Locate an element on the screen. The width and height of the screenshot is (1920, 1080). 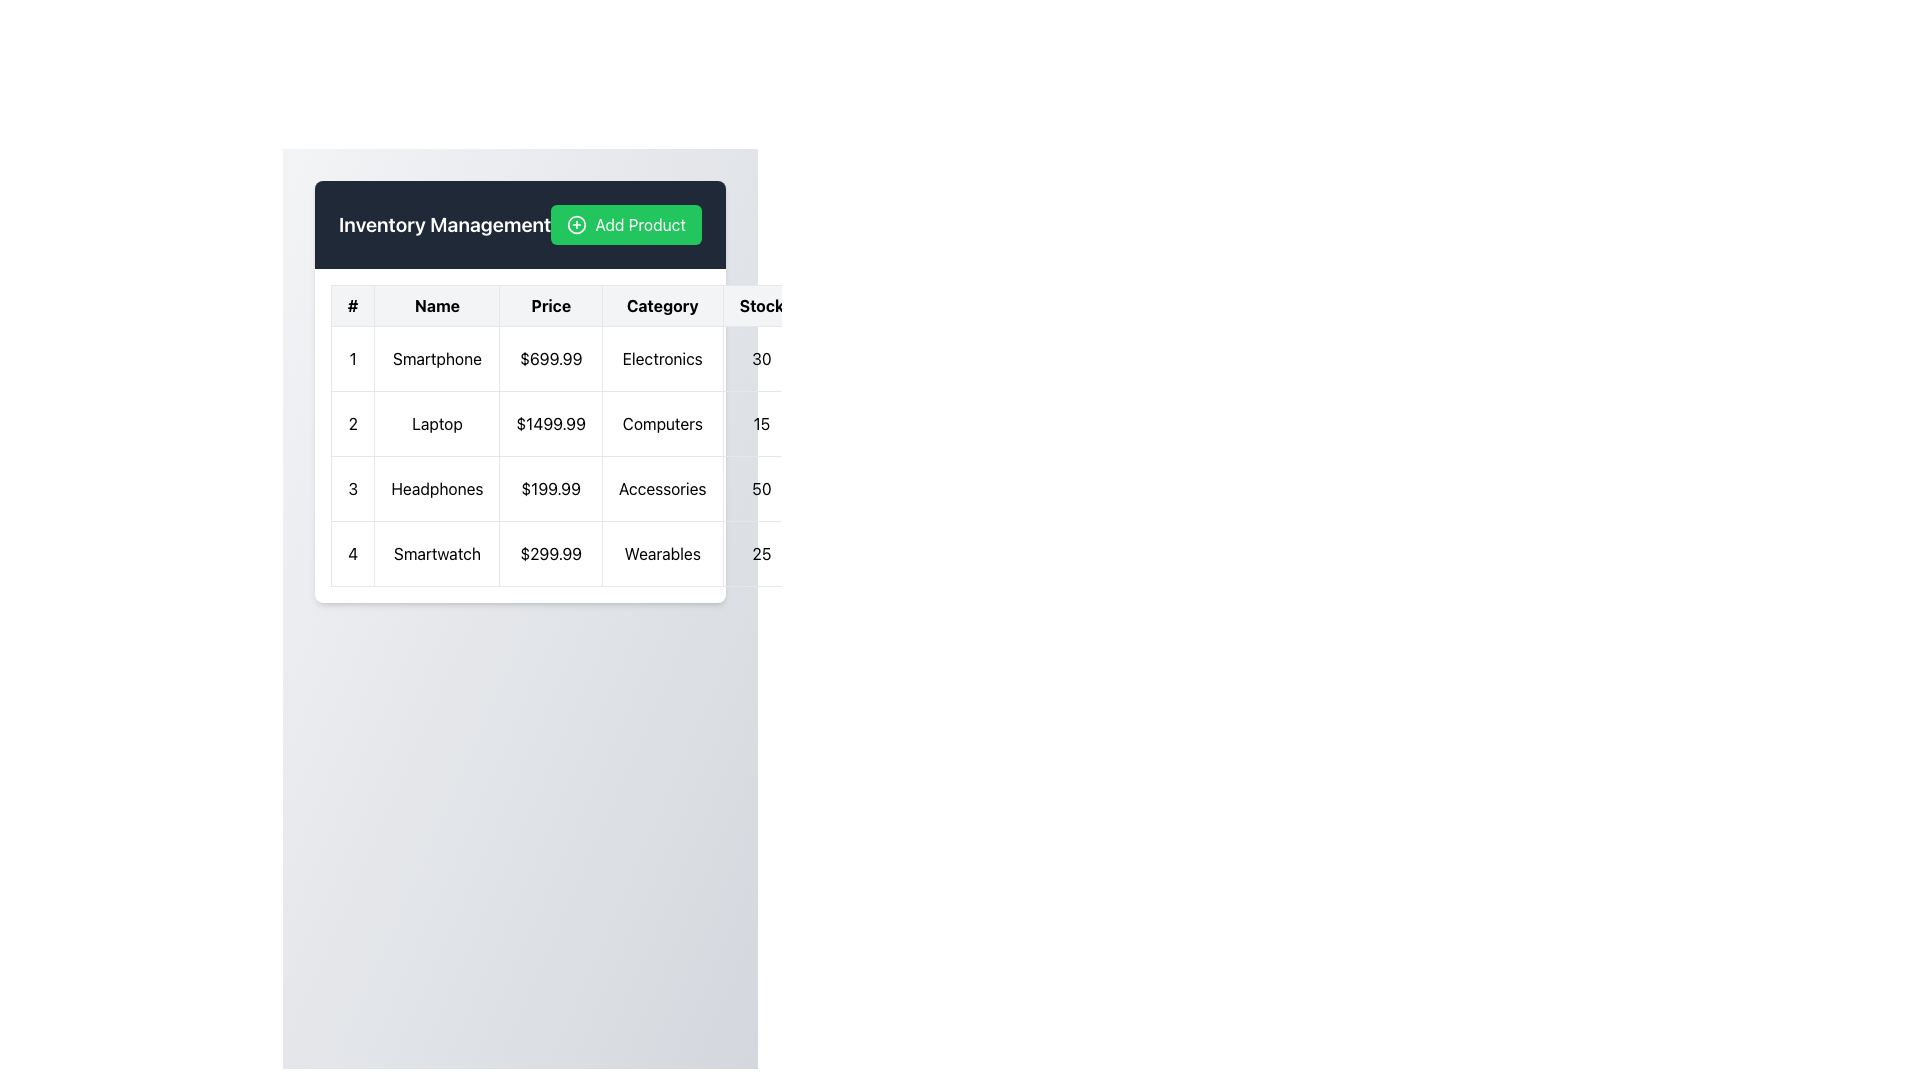
to select the third row in the table that contains the data: 3, Headphones, $199.99, Accessories, 50 is located at coordinates (610, 489).